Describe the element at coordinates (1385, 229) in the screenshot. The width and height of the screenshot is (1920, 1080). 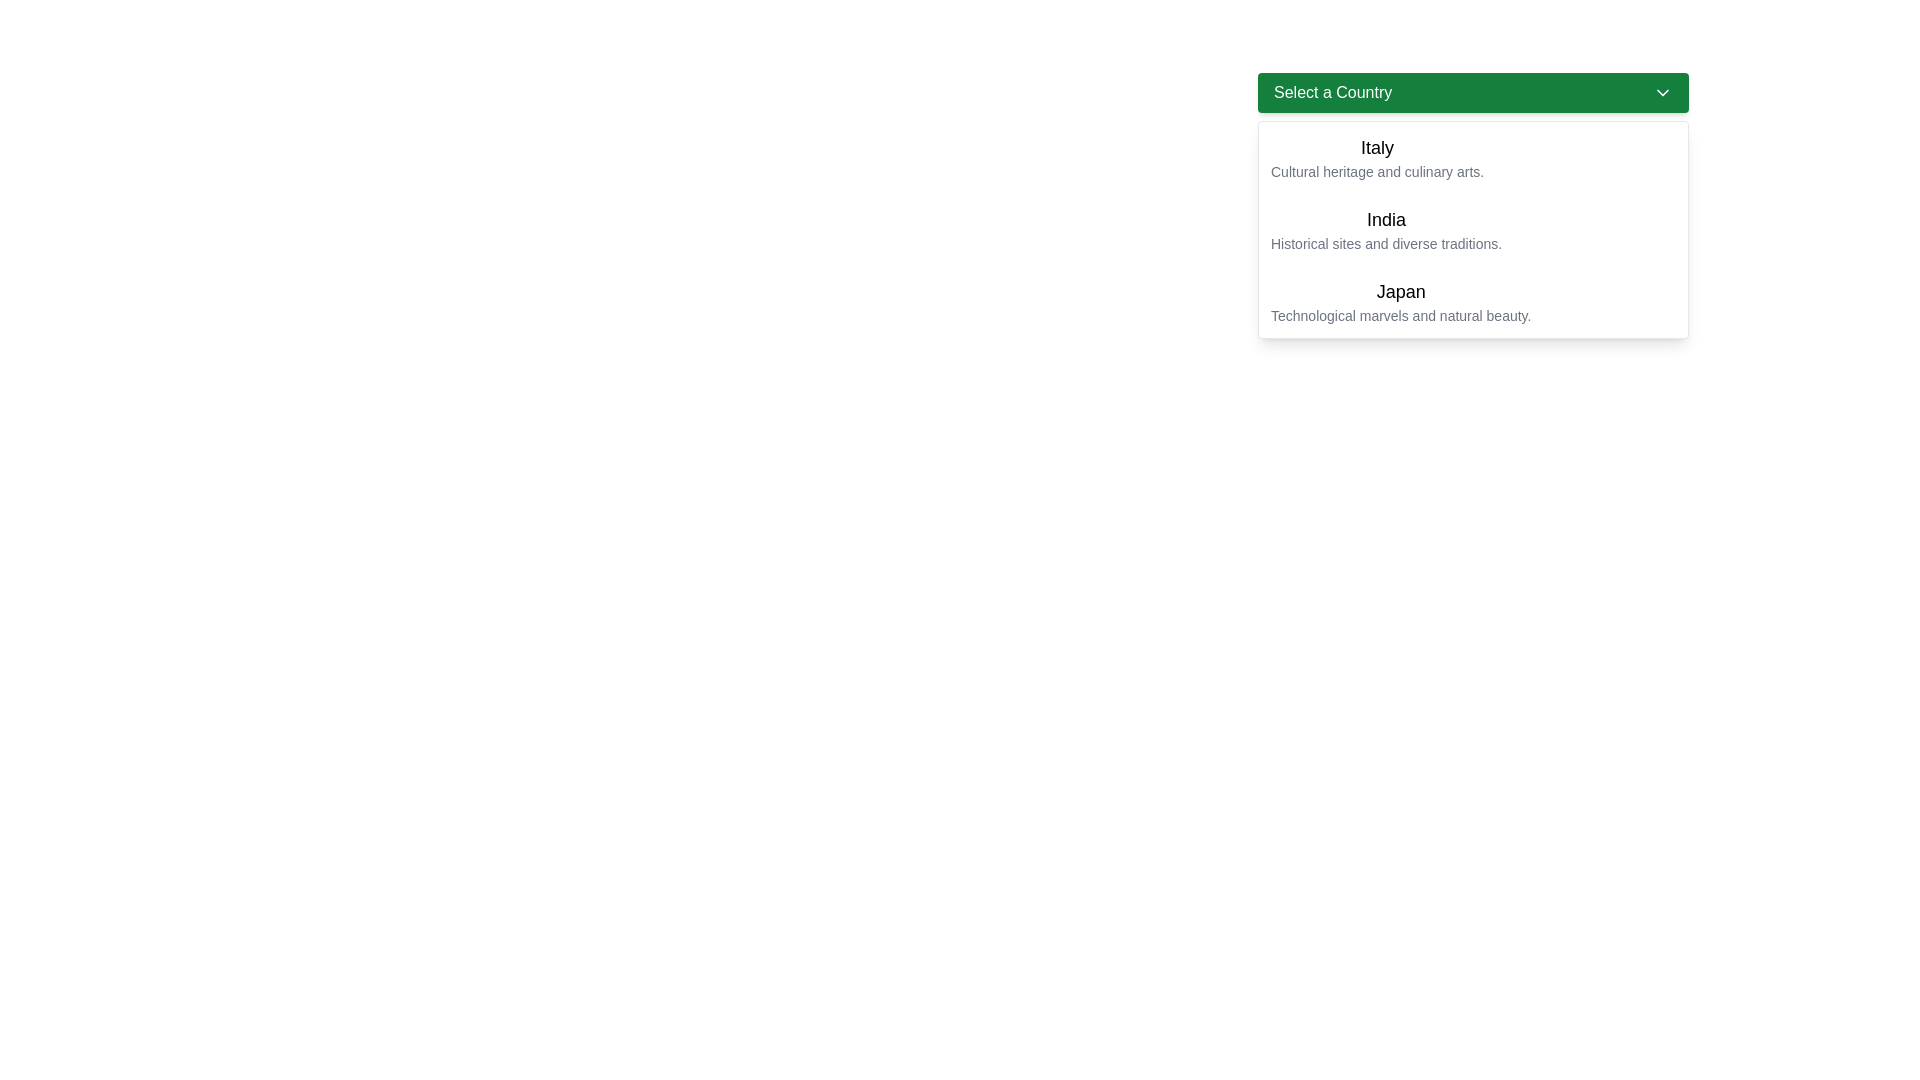
I see `the second option labeled 'A' in the dropdown menu located beneath the green button 'Select a Country'` at that location.